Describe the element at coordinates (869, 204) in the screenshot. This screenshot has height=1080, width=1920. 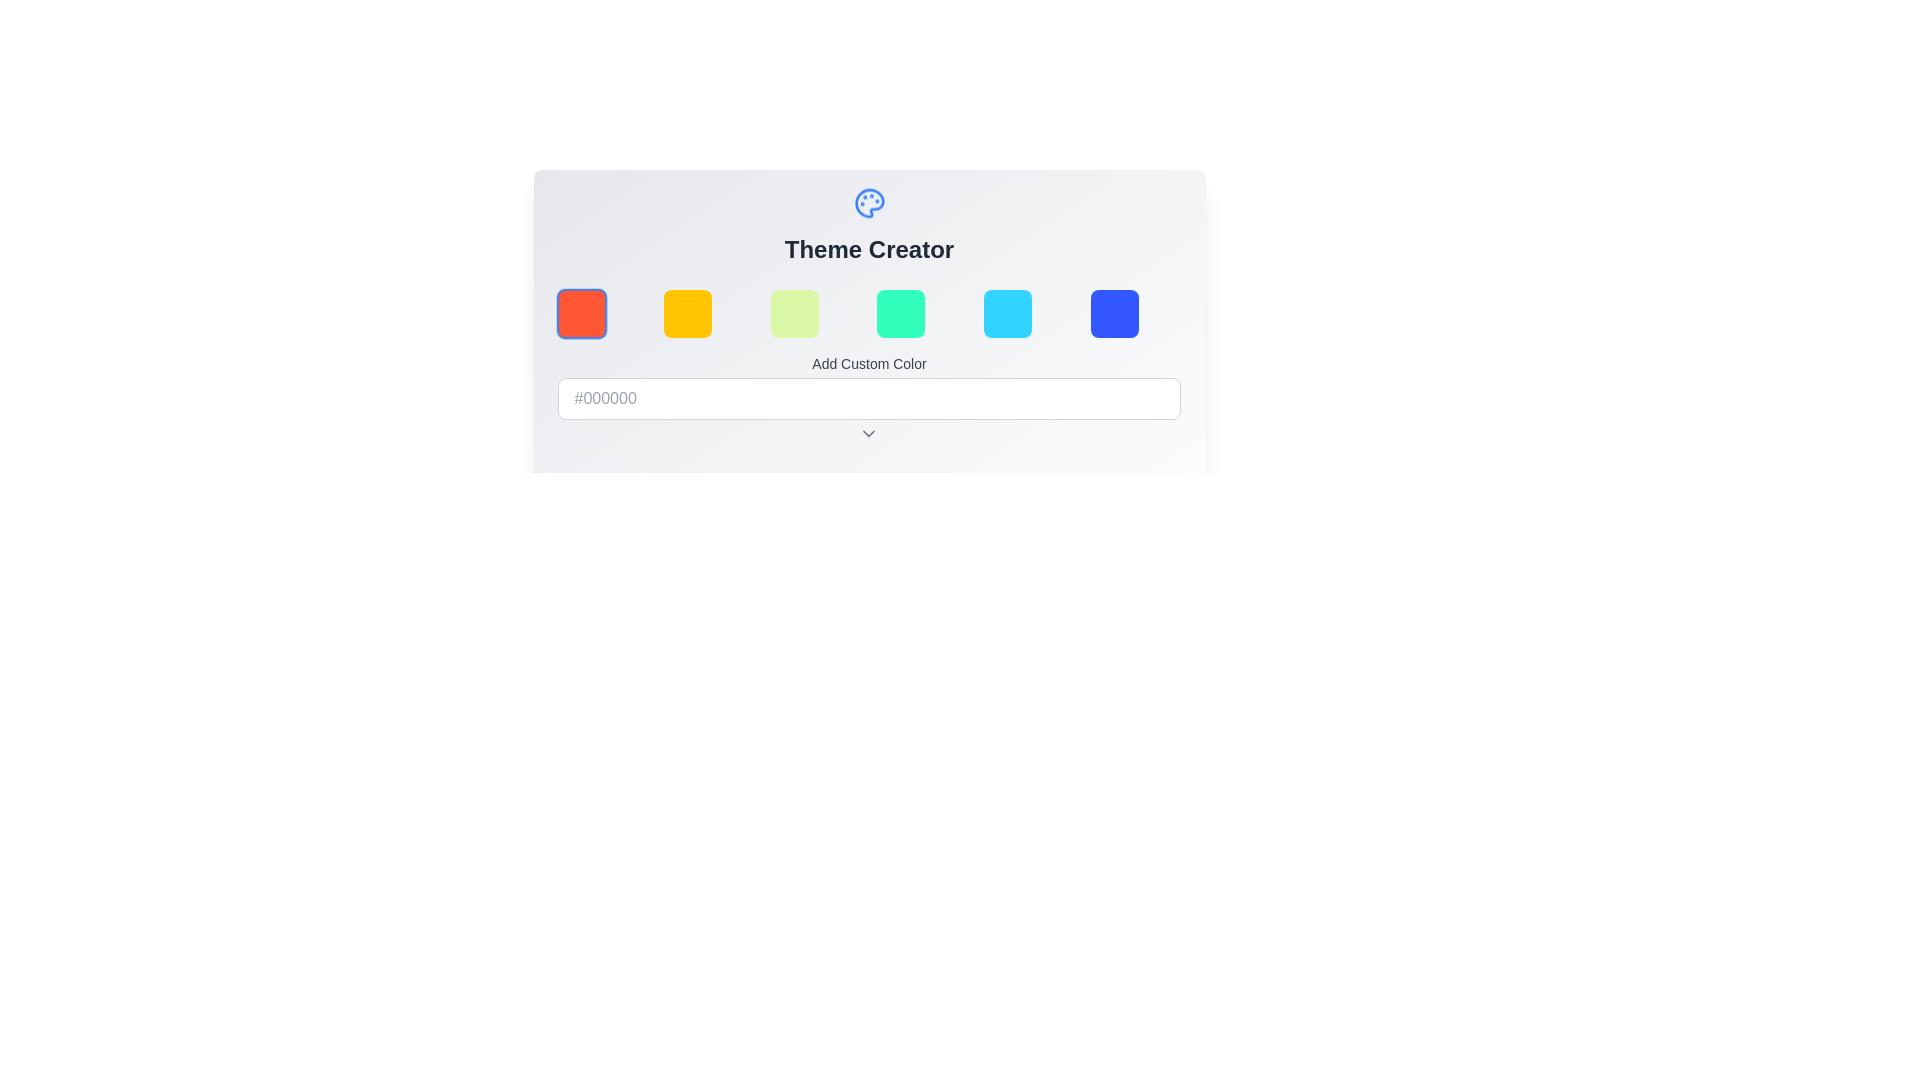
I see `the theme creation icon, which is centered horizontally above the 'Theme Creator' text label, for recognition` at that location.